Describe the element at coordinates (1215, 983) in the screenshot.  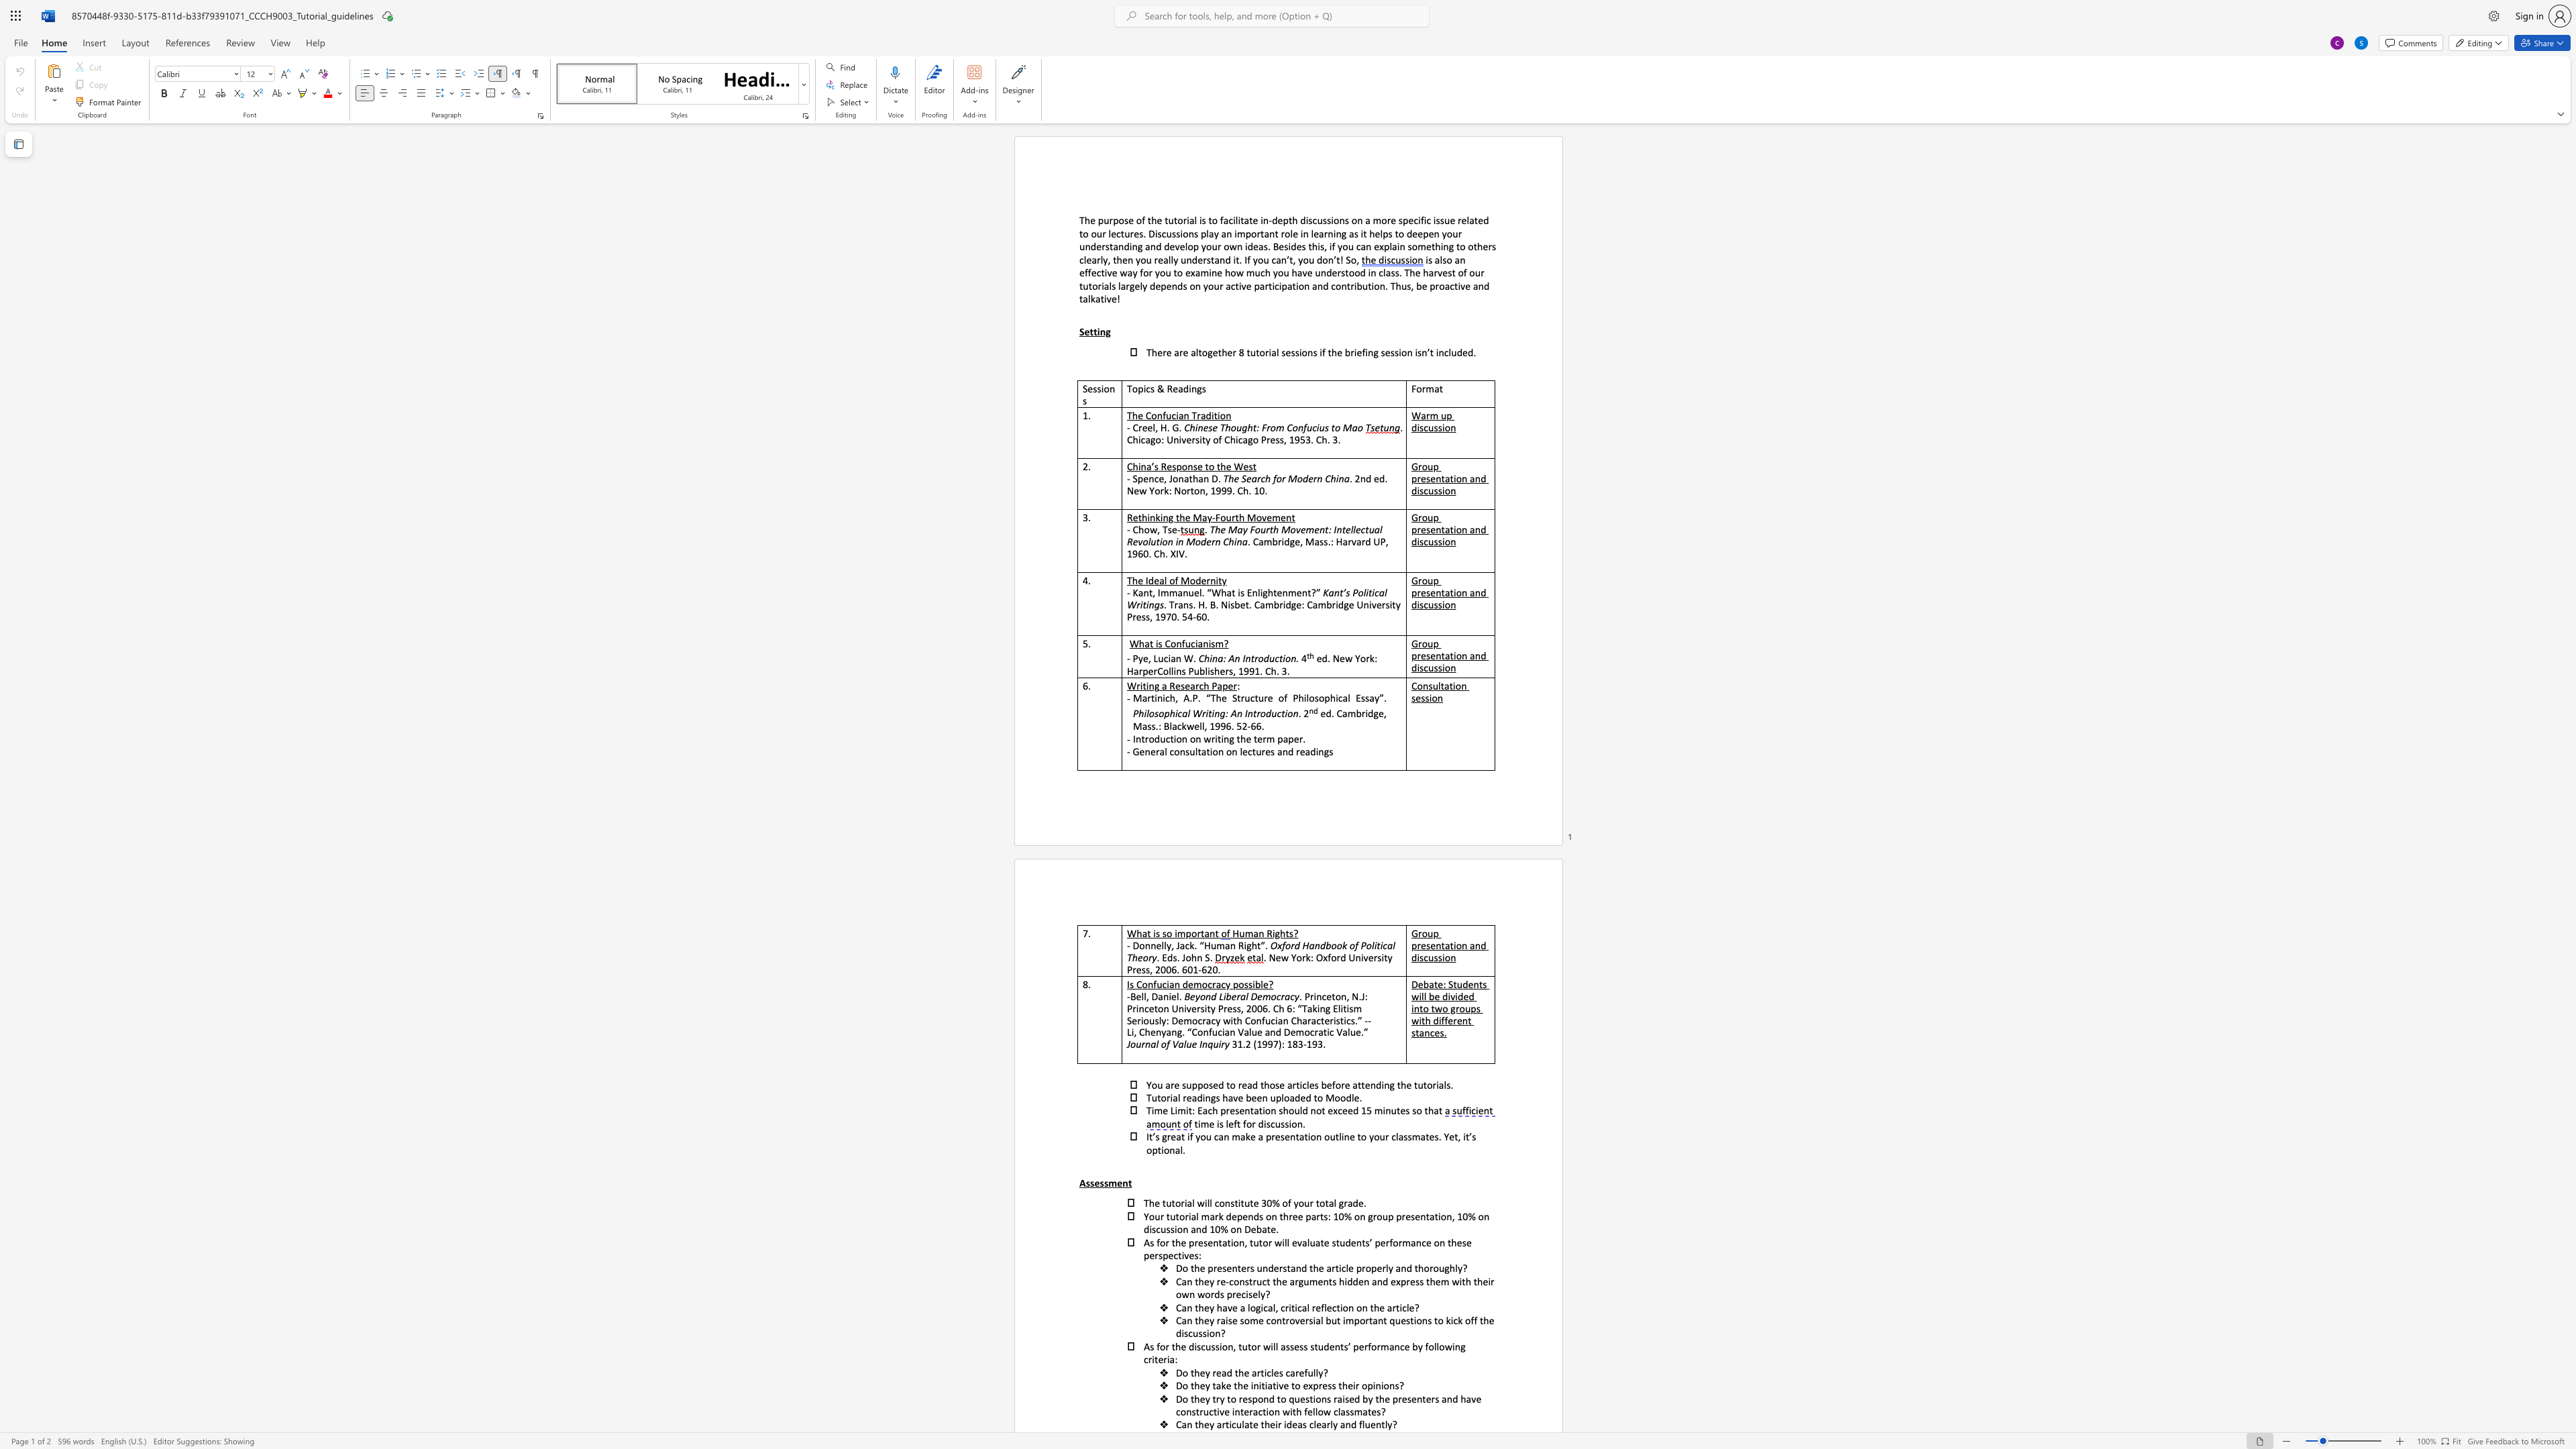
I see `the subset text "acy poss" within the text "Is Confucian democracy possible?"` at that location.